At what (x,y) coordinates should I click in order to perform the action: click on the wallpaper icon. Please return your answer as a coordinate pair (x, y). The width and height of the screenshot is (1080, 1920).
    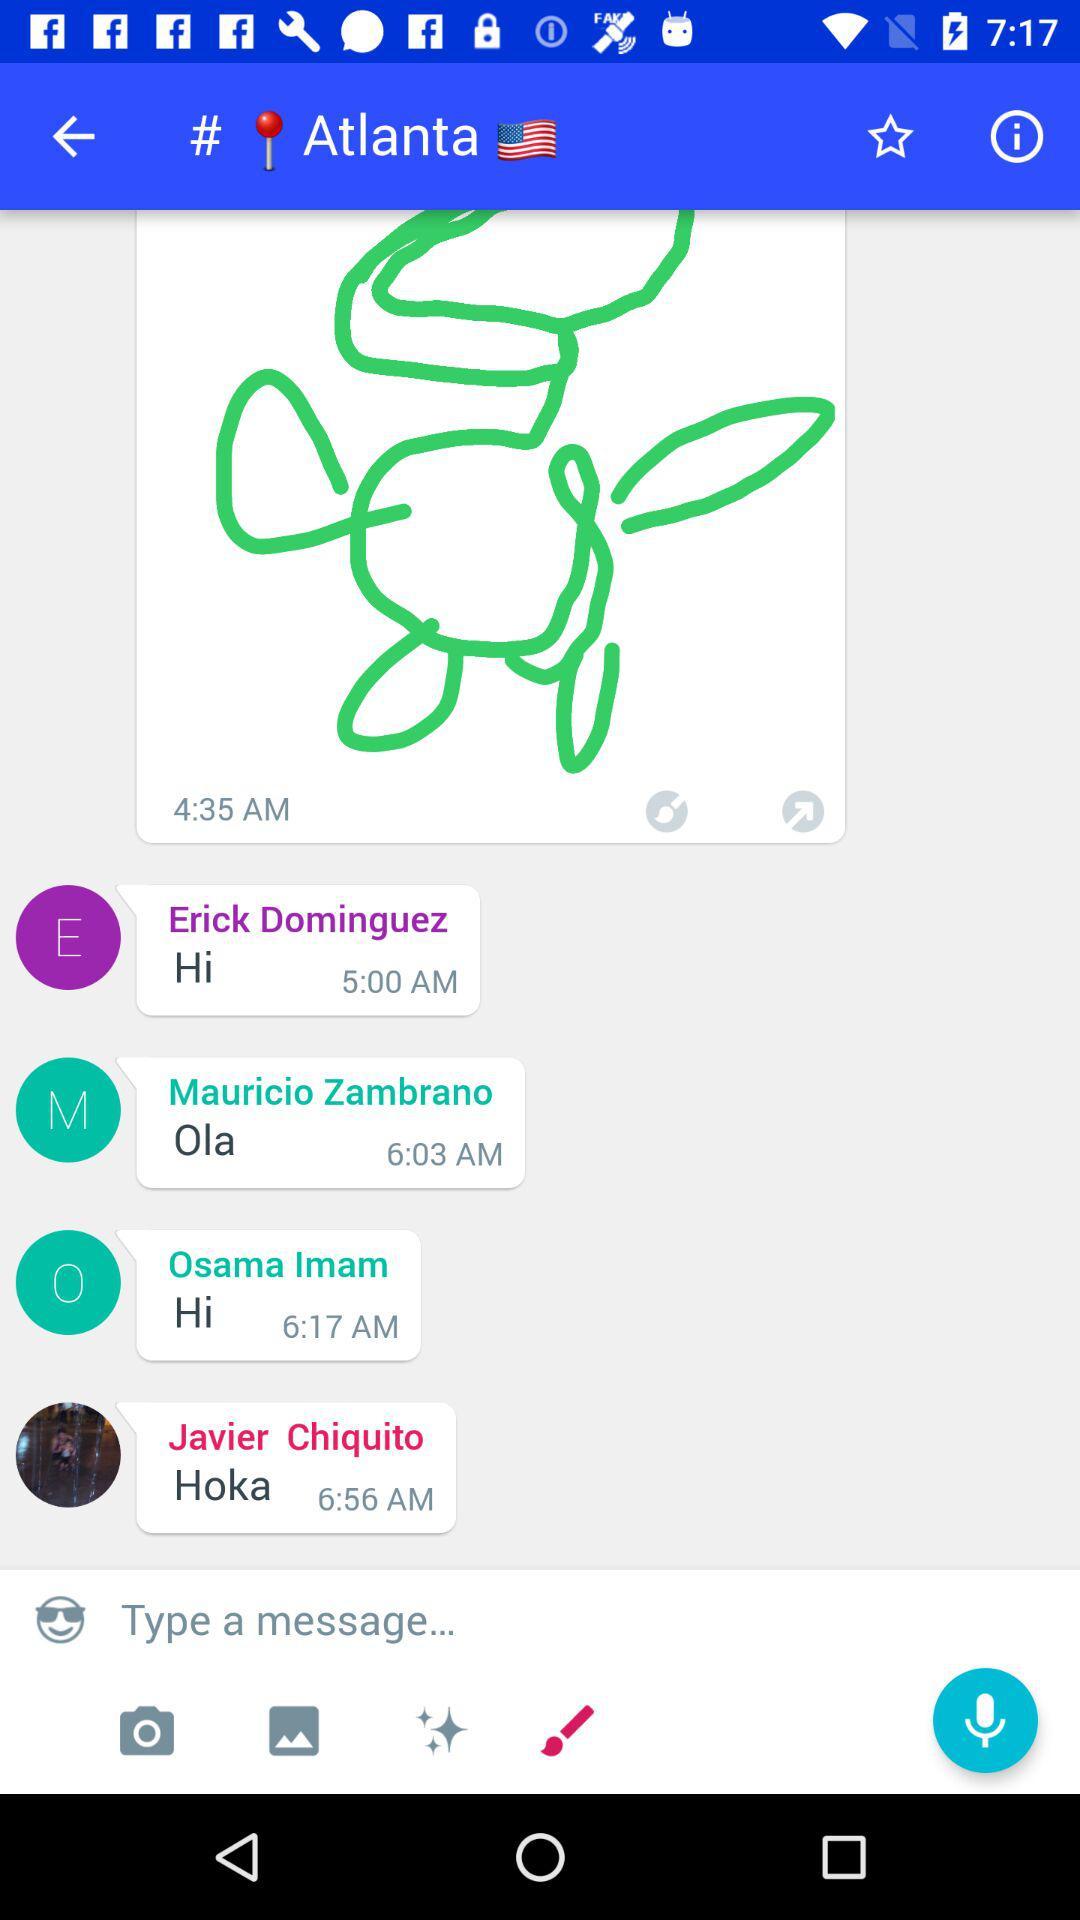
    Looking at the image, I should click on (293, 1730).